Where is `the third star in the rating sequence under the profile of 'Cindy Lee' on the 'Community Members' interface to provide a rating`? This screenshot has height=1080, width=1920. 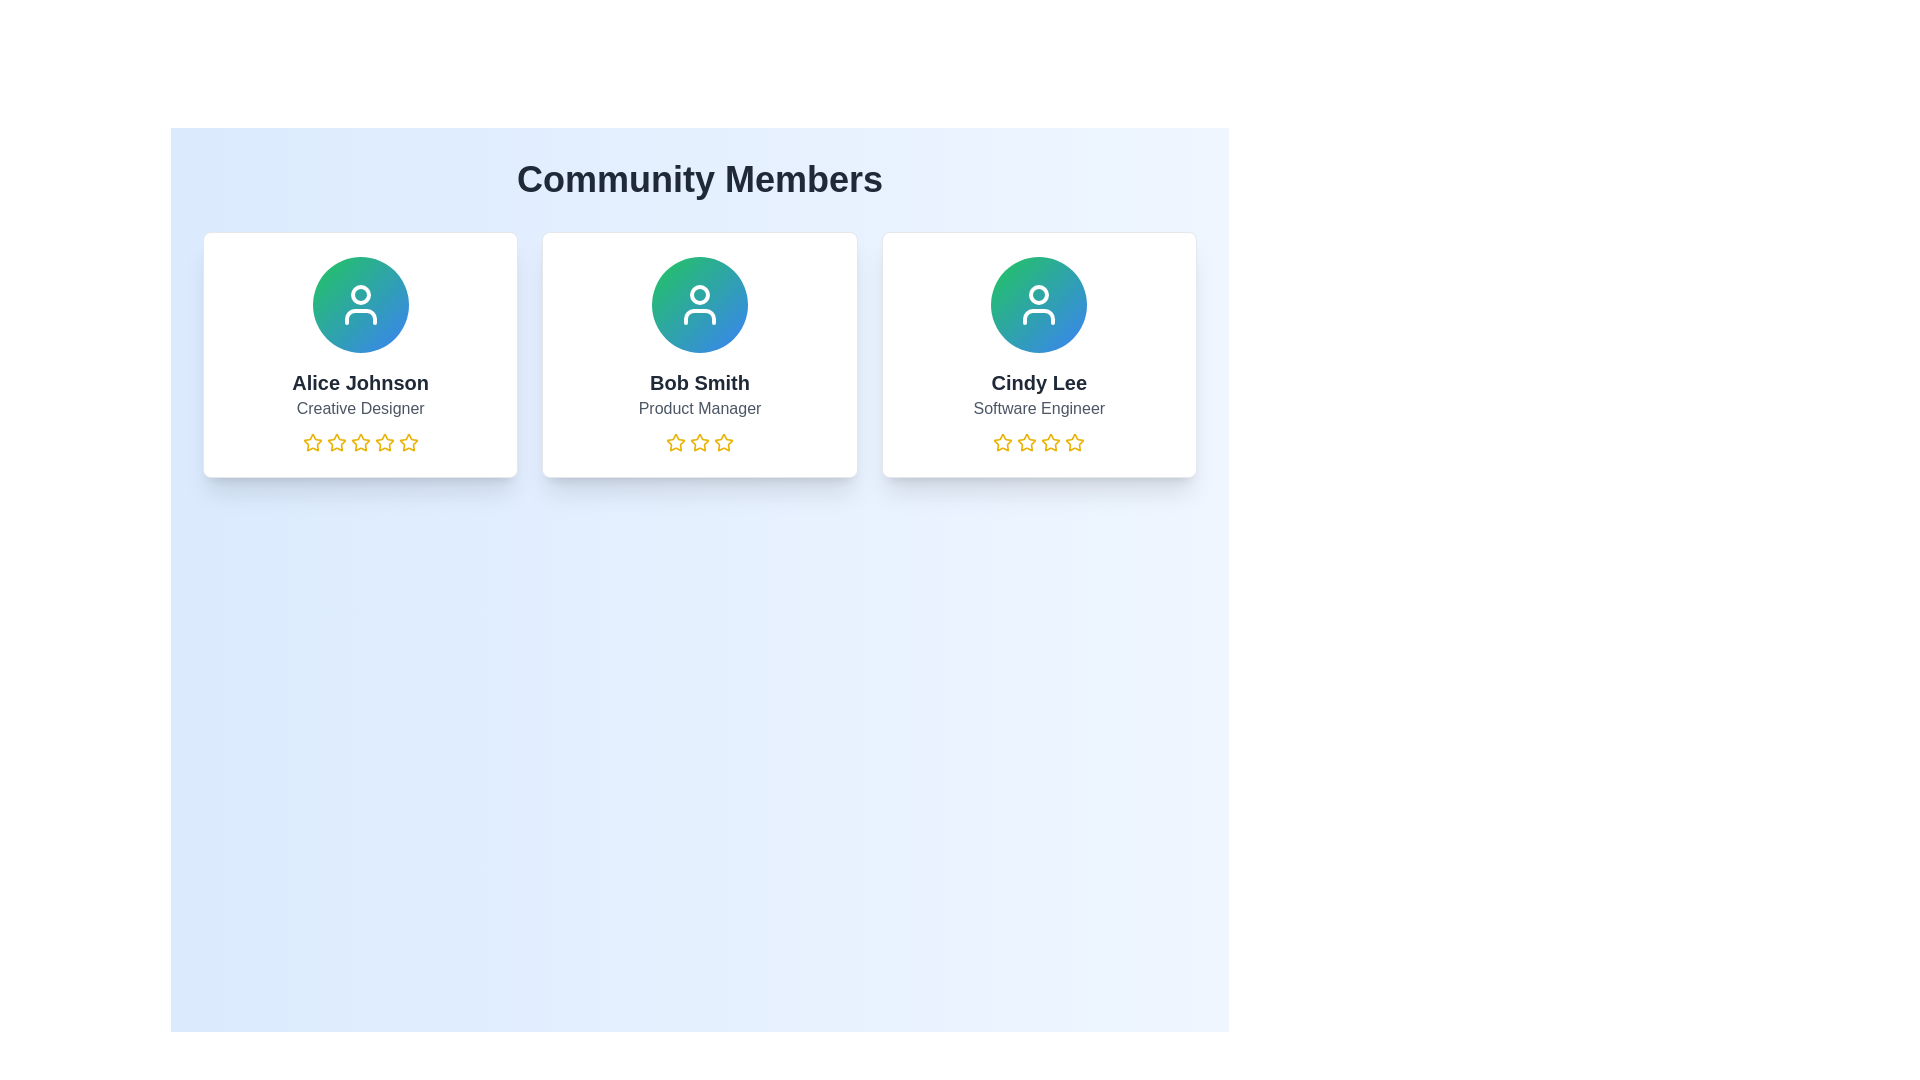 the third star in the rating sequence under the profile of 'Cindy Lee' on the 'Community Members' interface to provide a rating is located at coordinates (1027, 442).